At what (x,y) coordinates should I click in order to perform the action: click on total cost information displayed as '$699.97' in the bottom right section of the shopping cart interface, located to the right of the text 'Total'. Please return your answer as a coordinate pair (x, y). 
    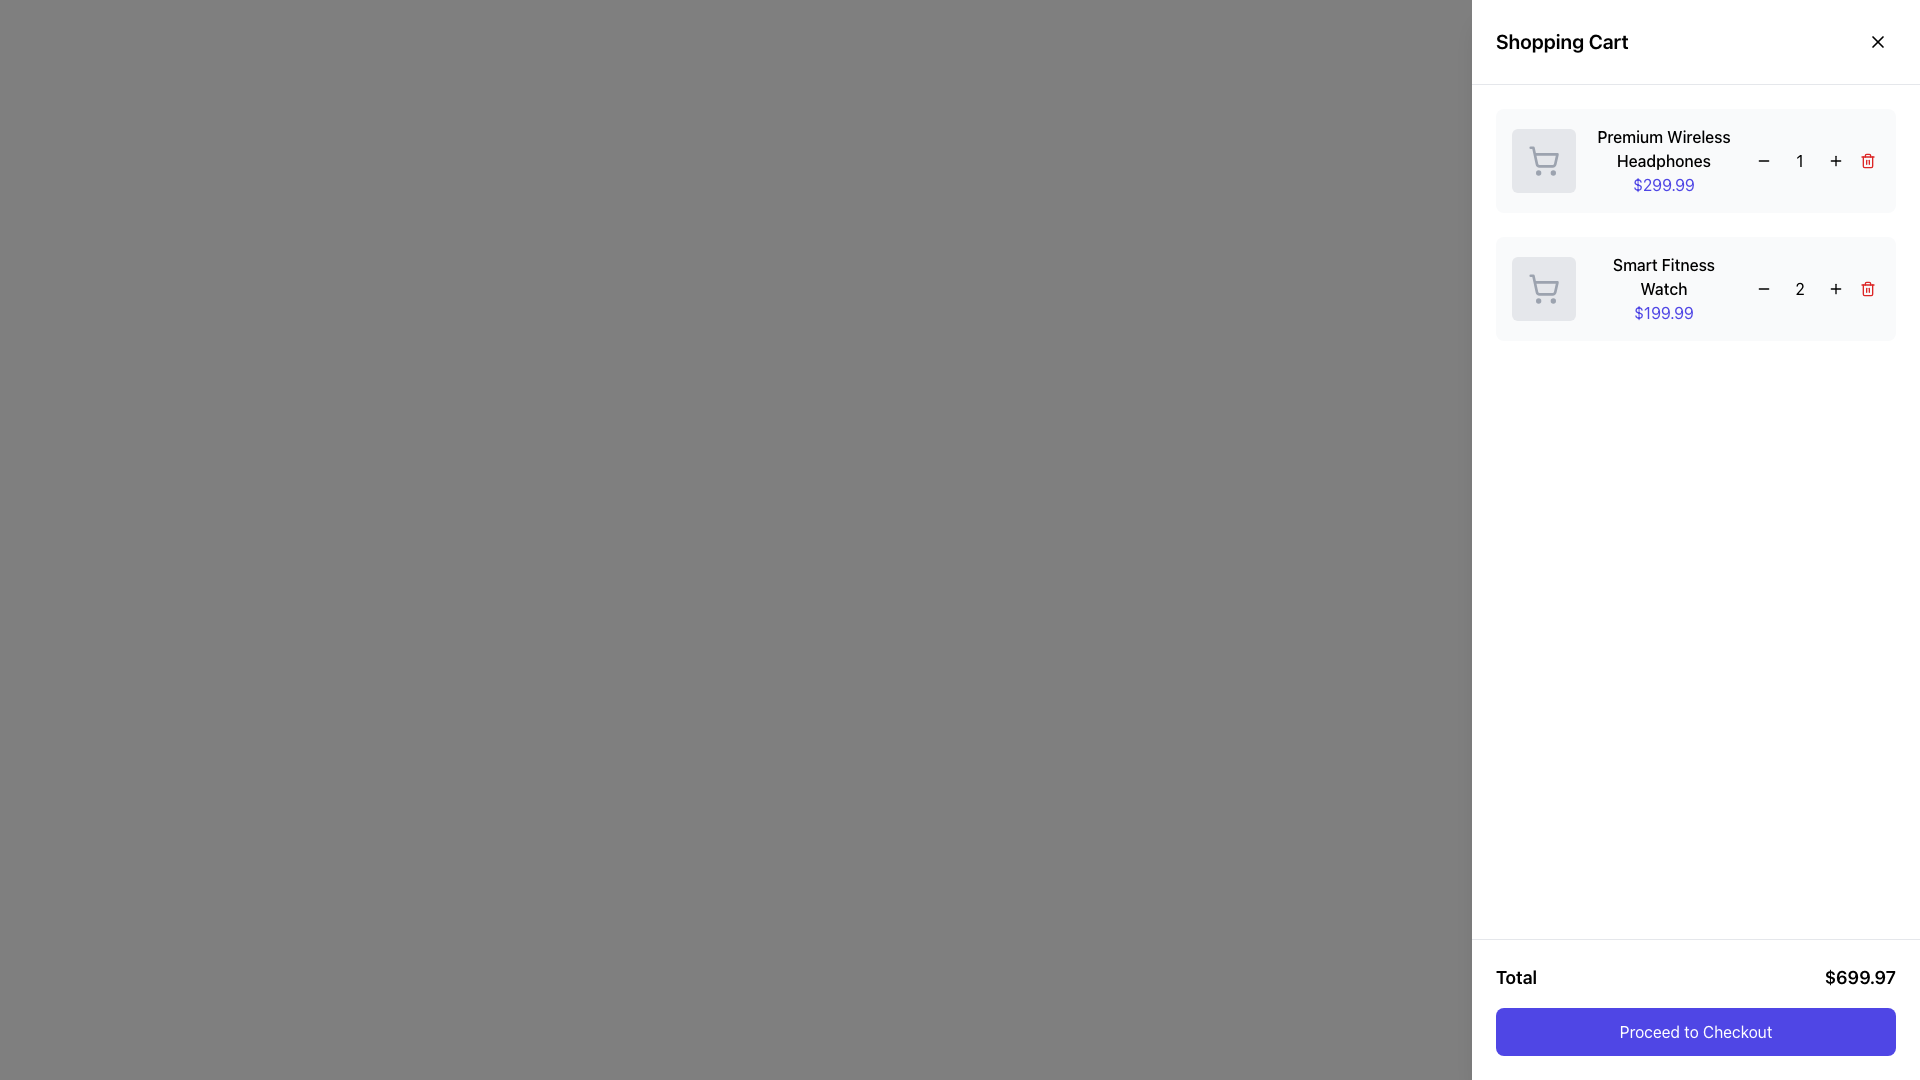
    Looking at the image, I should click on (1859, 977).